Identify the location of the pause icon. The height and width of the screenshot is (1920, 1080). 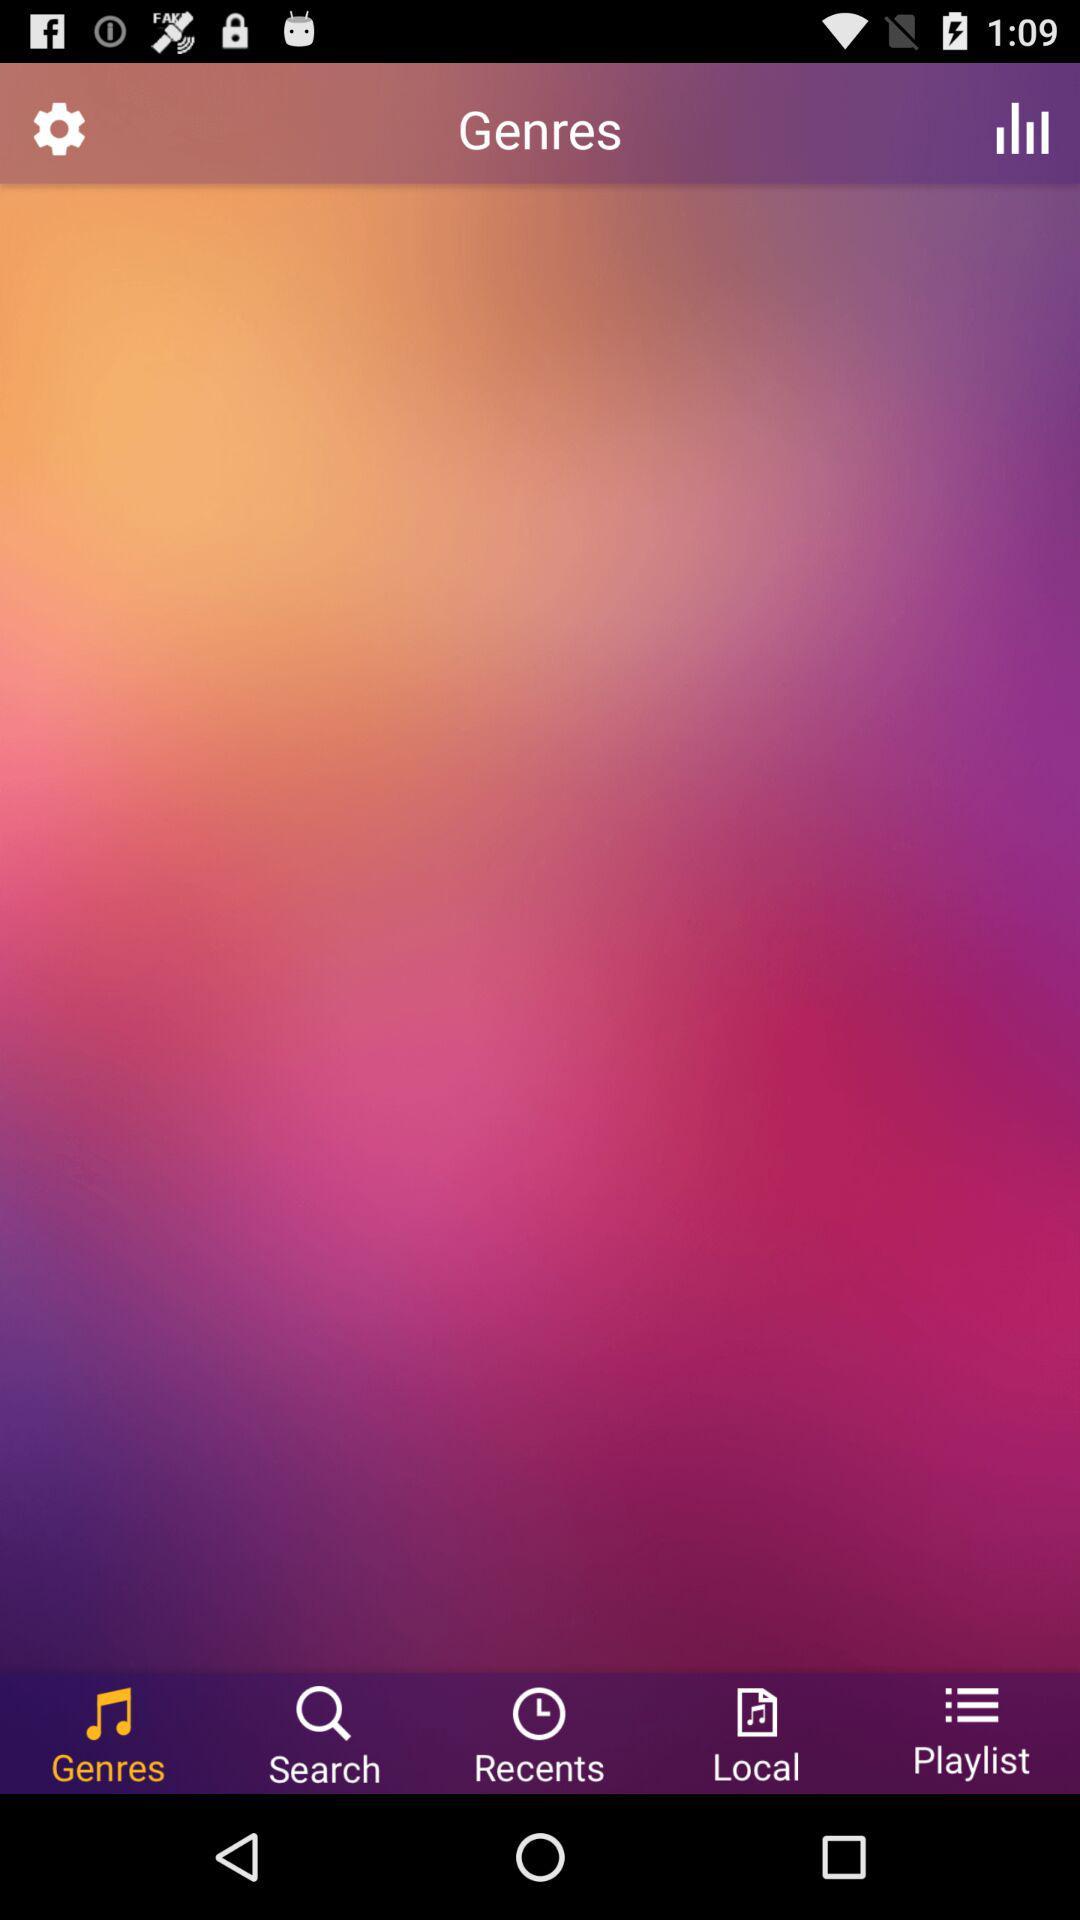
(1022, 136).